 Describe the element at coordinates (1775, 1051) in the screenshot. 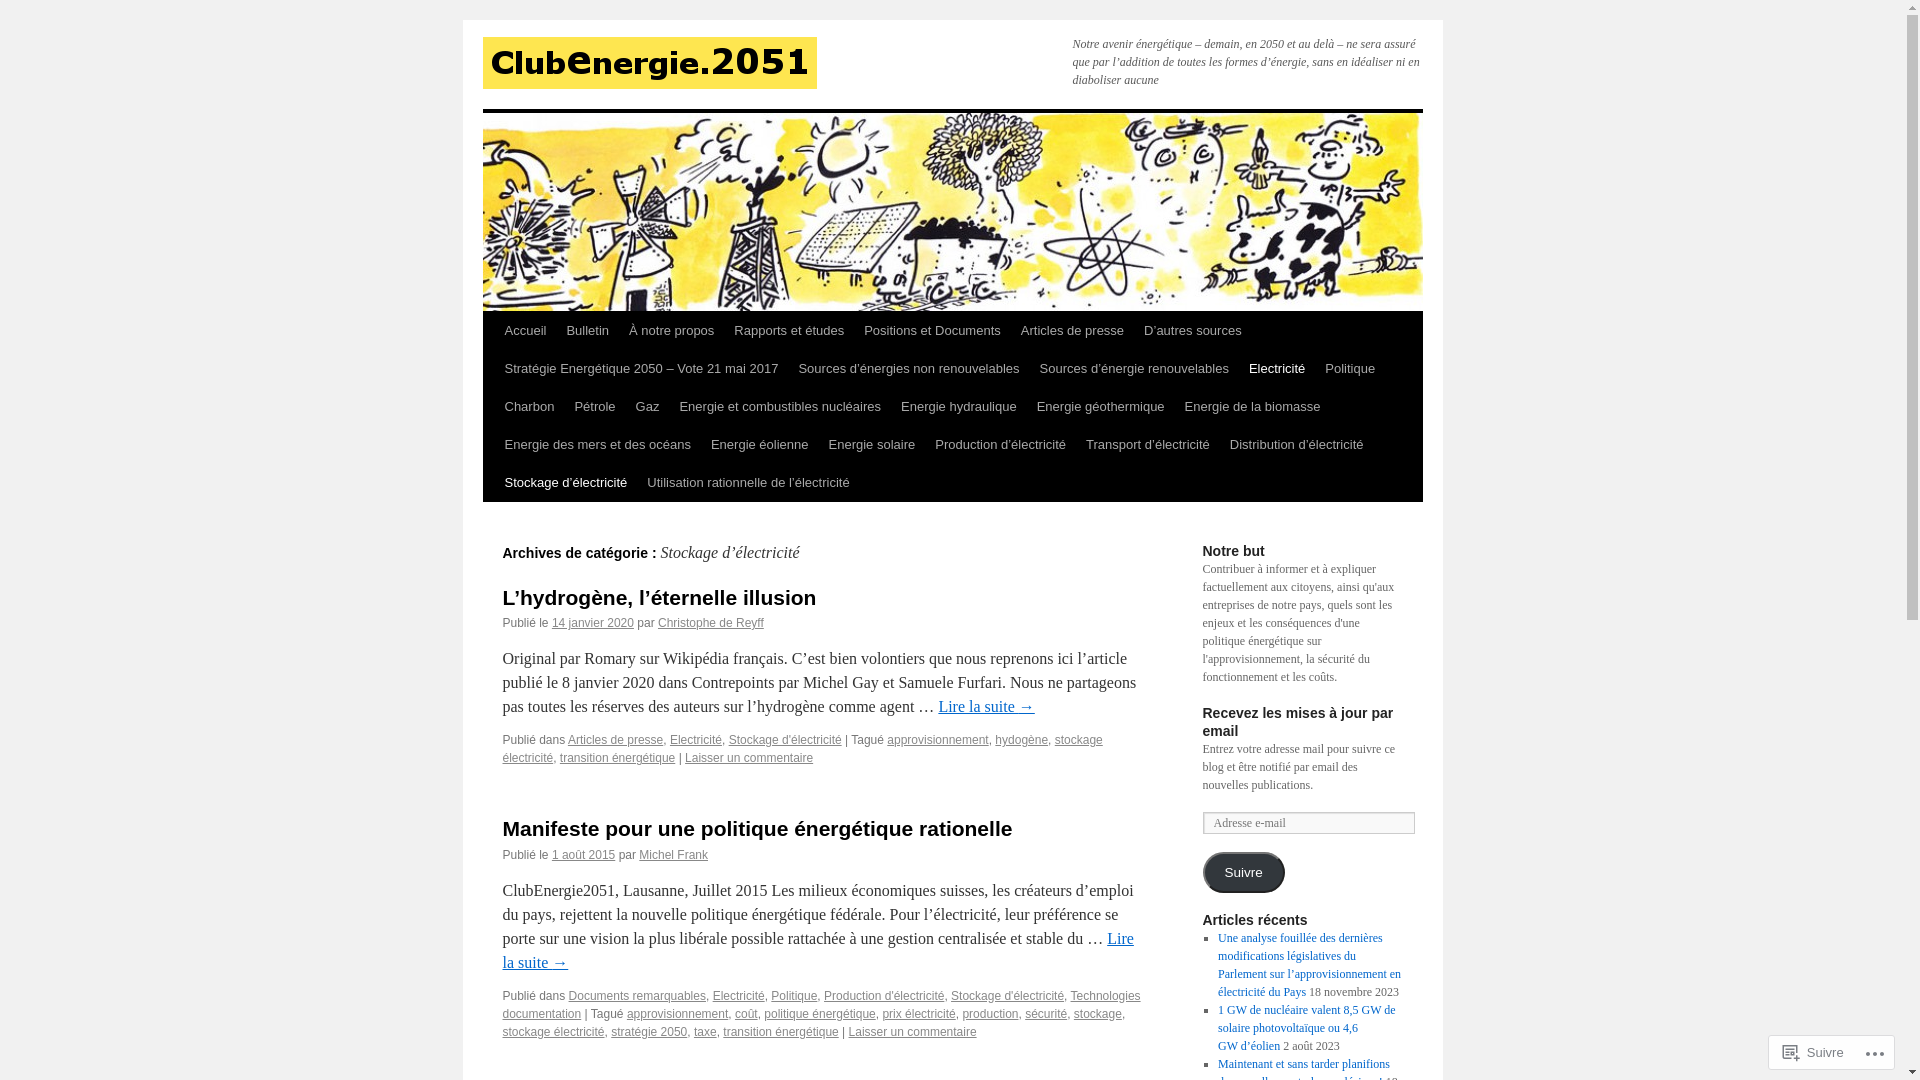

I see `'Suivre'` at that location.